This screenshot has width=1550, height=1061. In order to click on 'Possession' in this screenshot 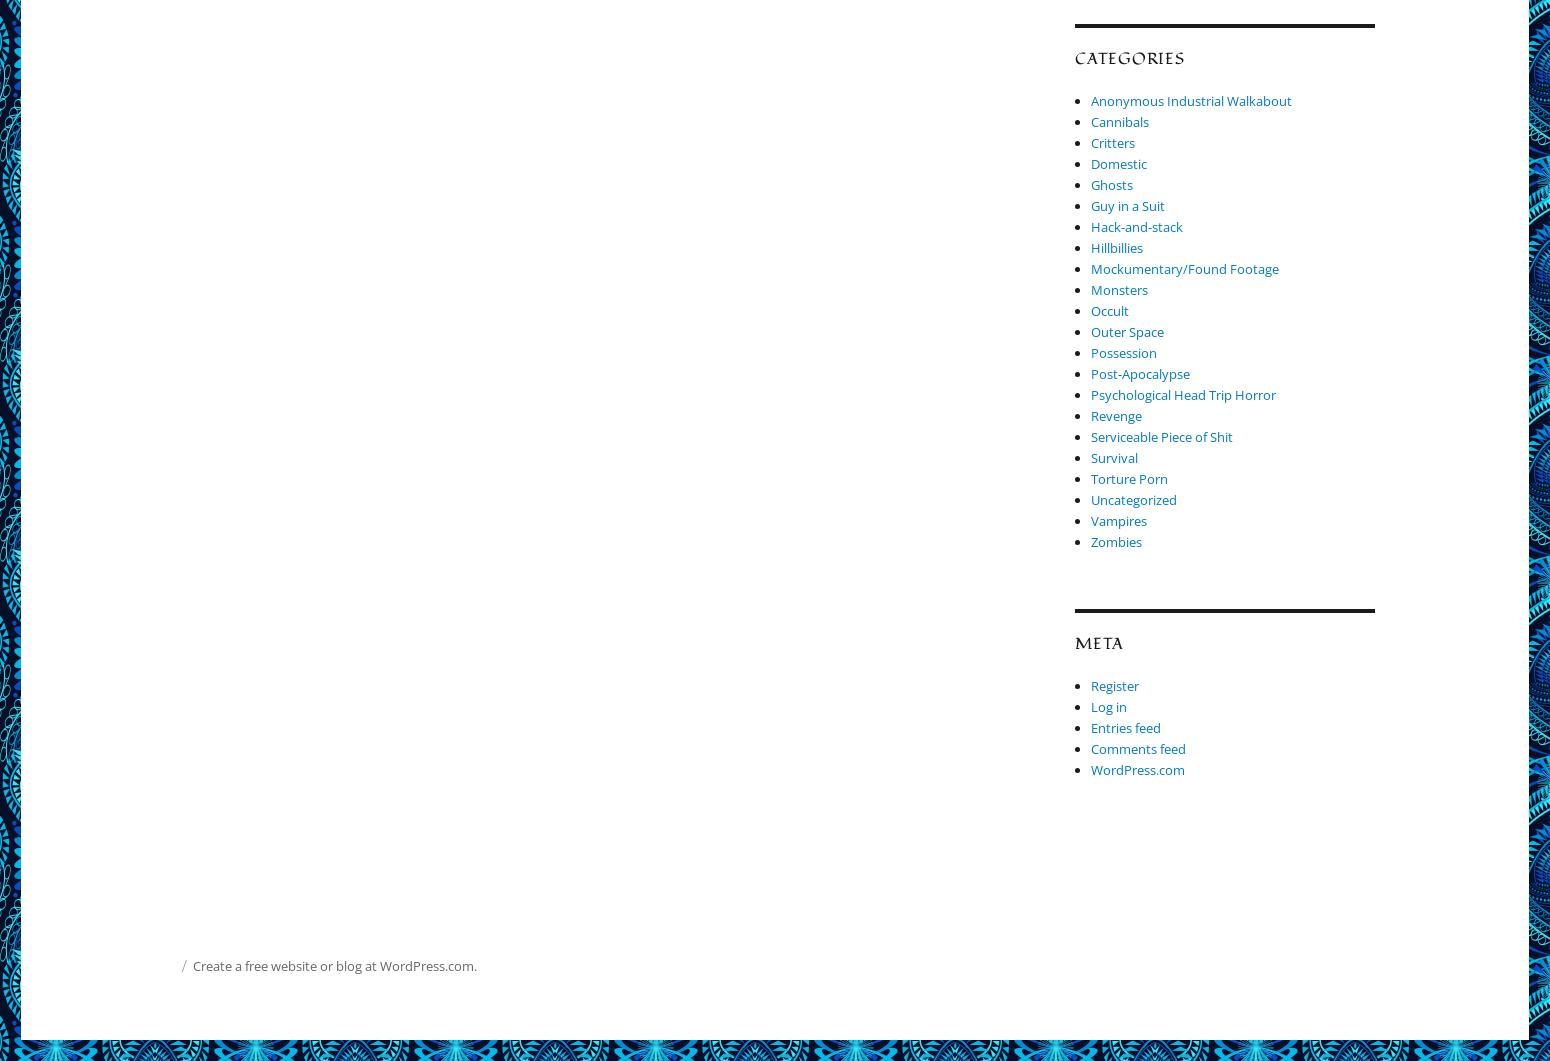, I will do `click(1090, 351)`.